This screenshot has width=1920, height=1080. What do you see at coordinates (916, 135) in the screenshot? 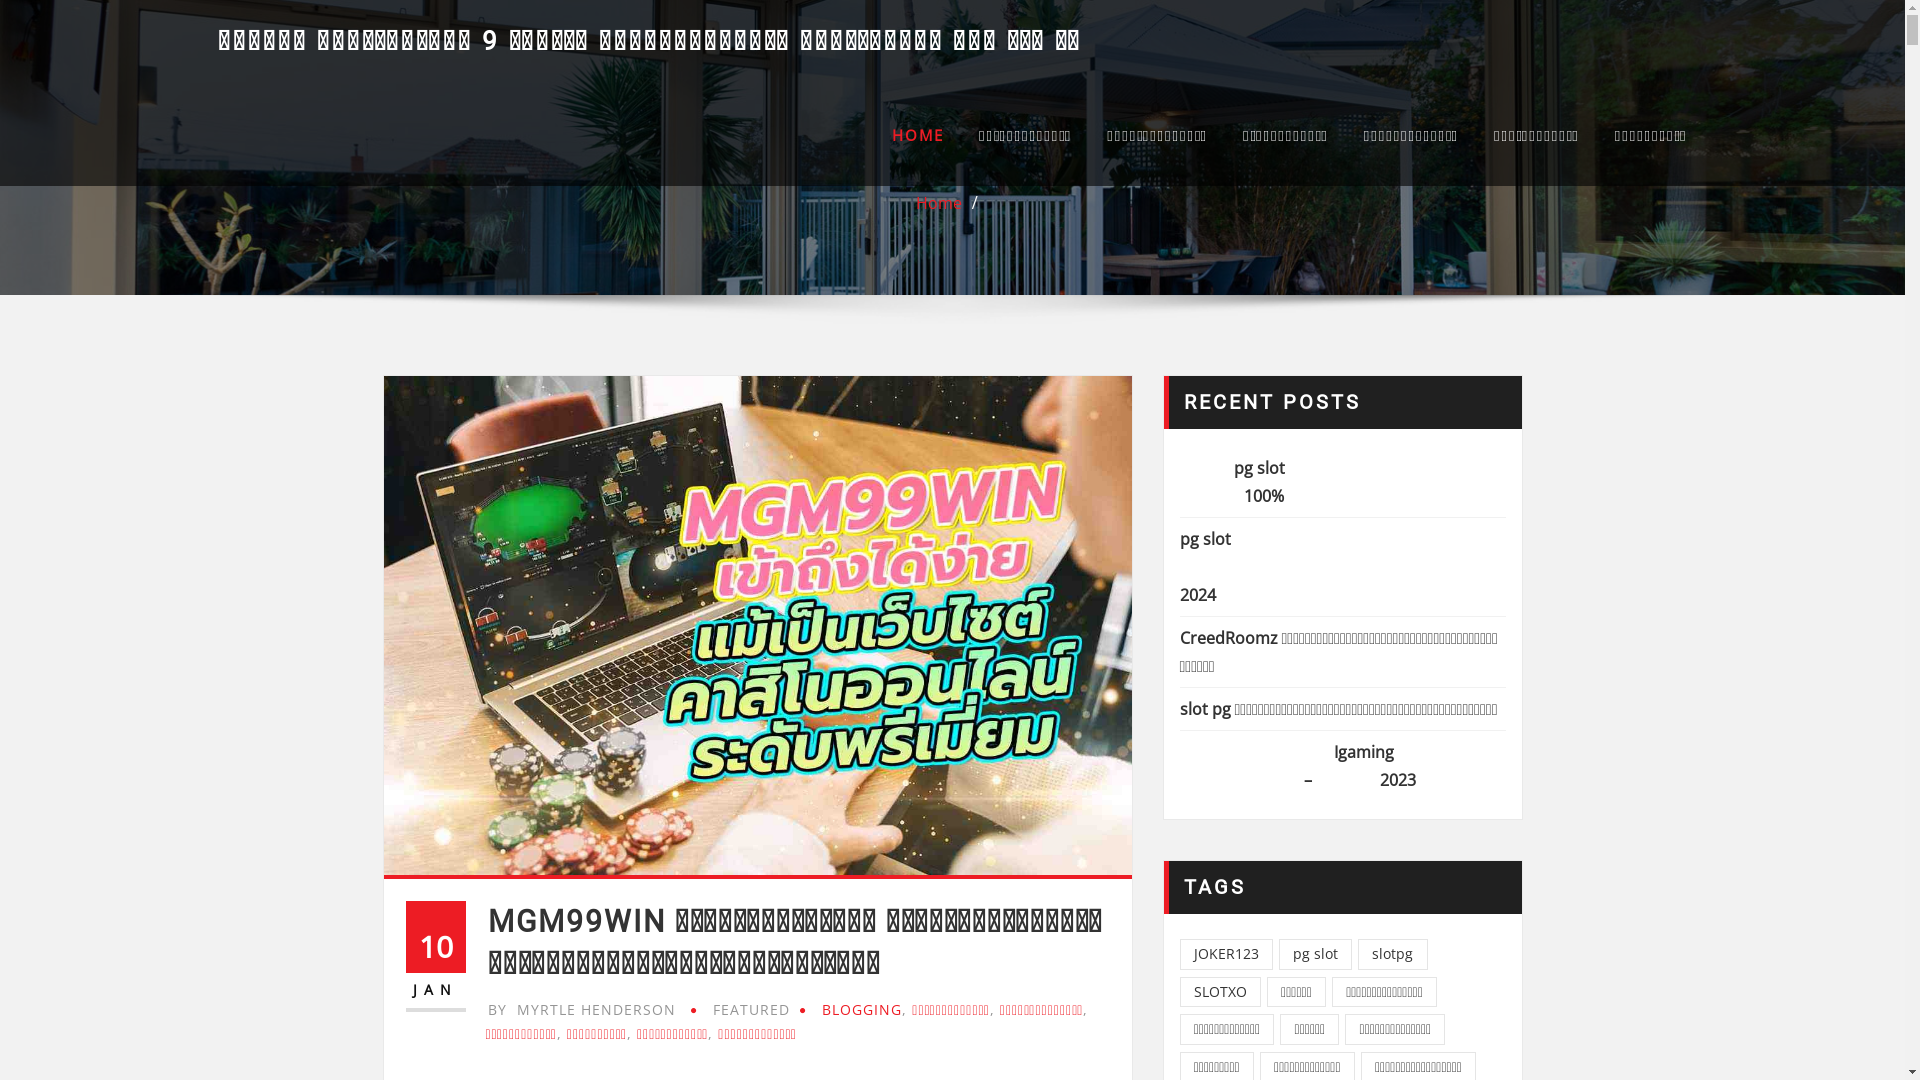
I see `'HOME'` at bounding box center [916, 135].